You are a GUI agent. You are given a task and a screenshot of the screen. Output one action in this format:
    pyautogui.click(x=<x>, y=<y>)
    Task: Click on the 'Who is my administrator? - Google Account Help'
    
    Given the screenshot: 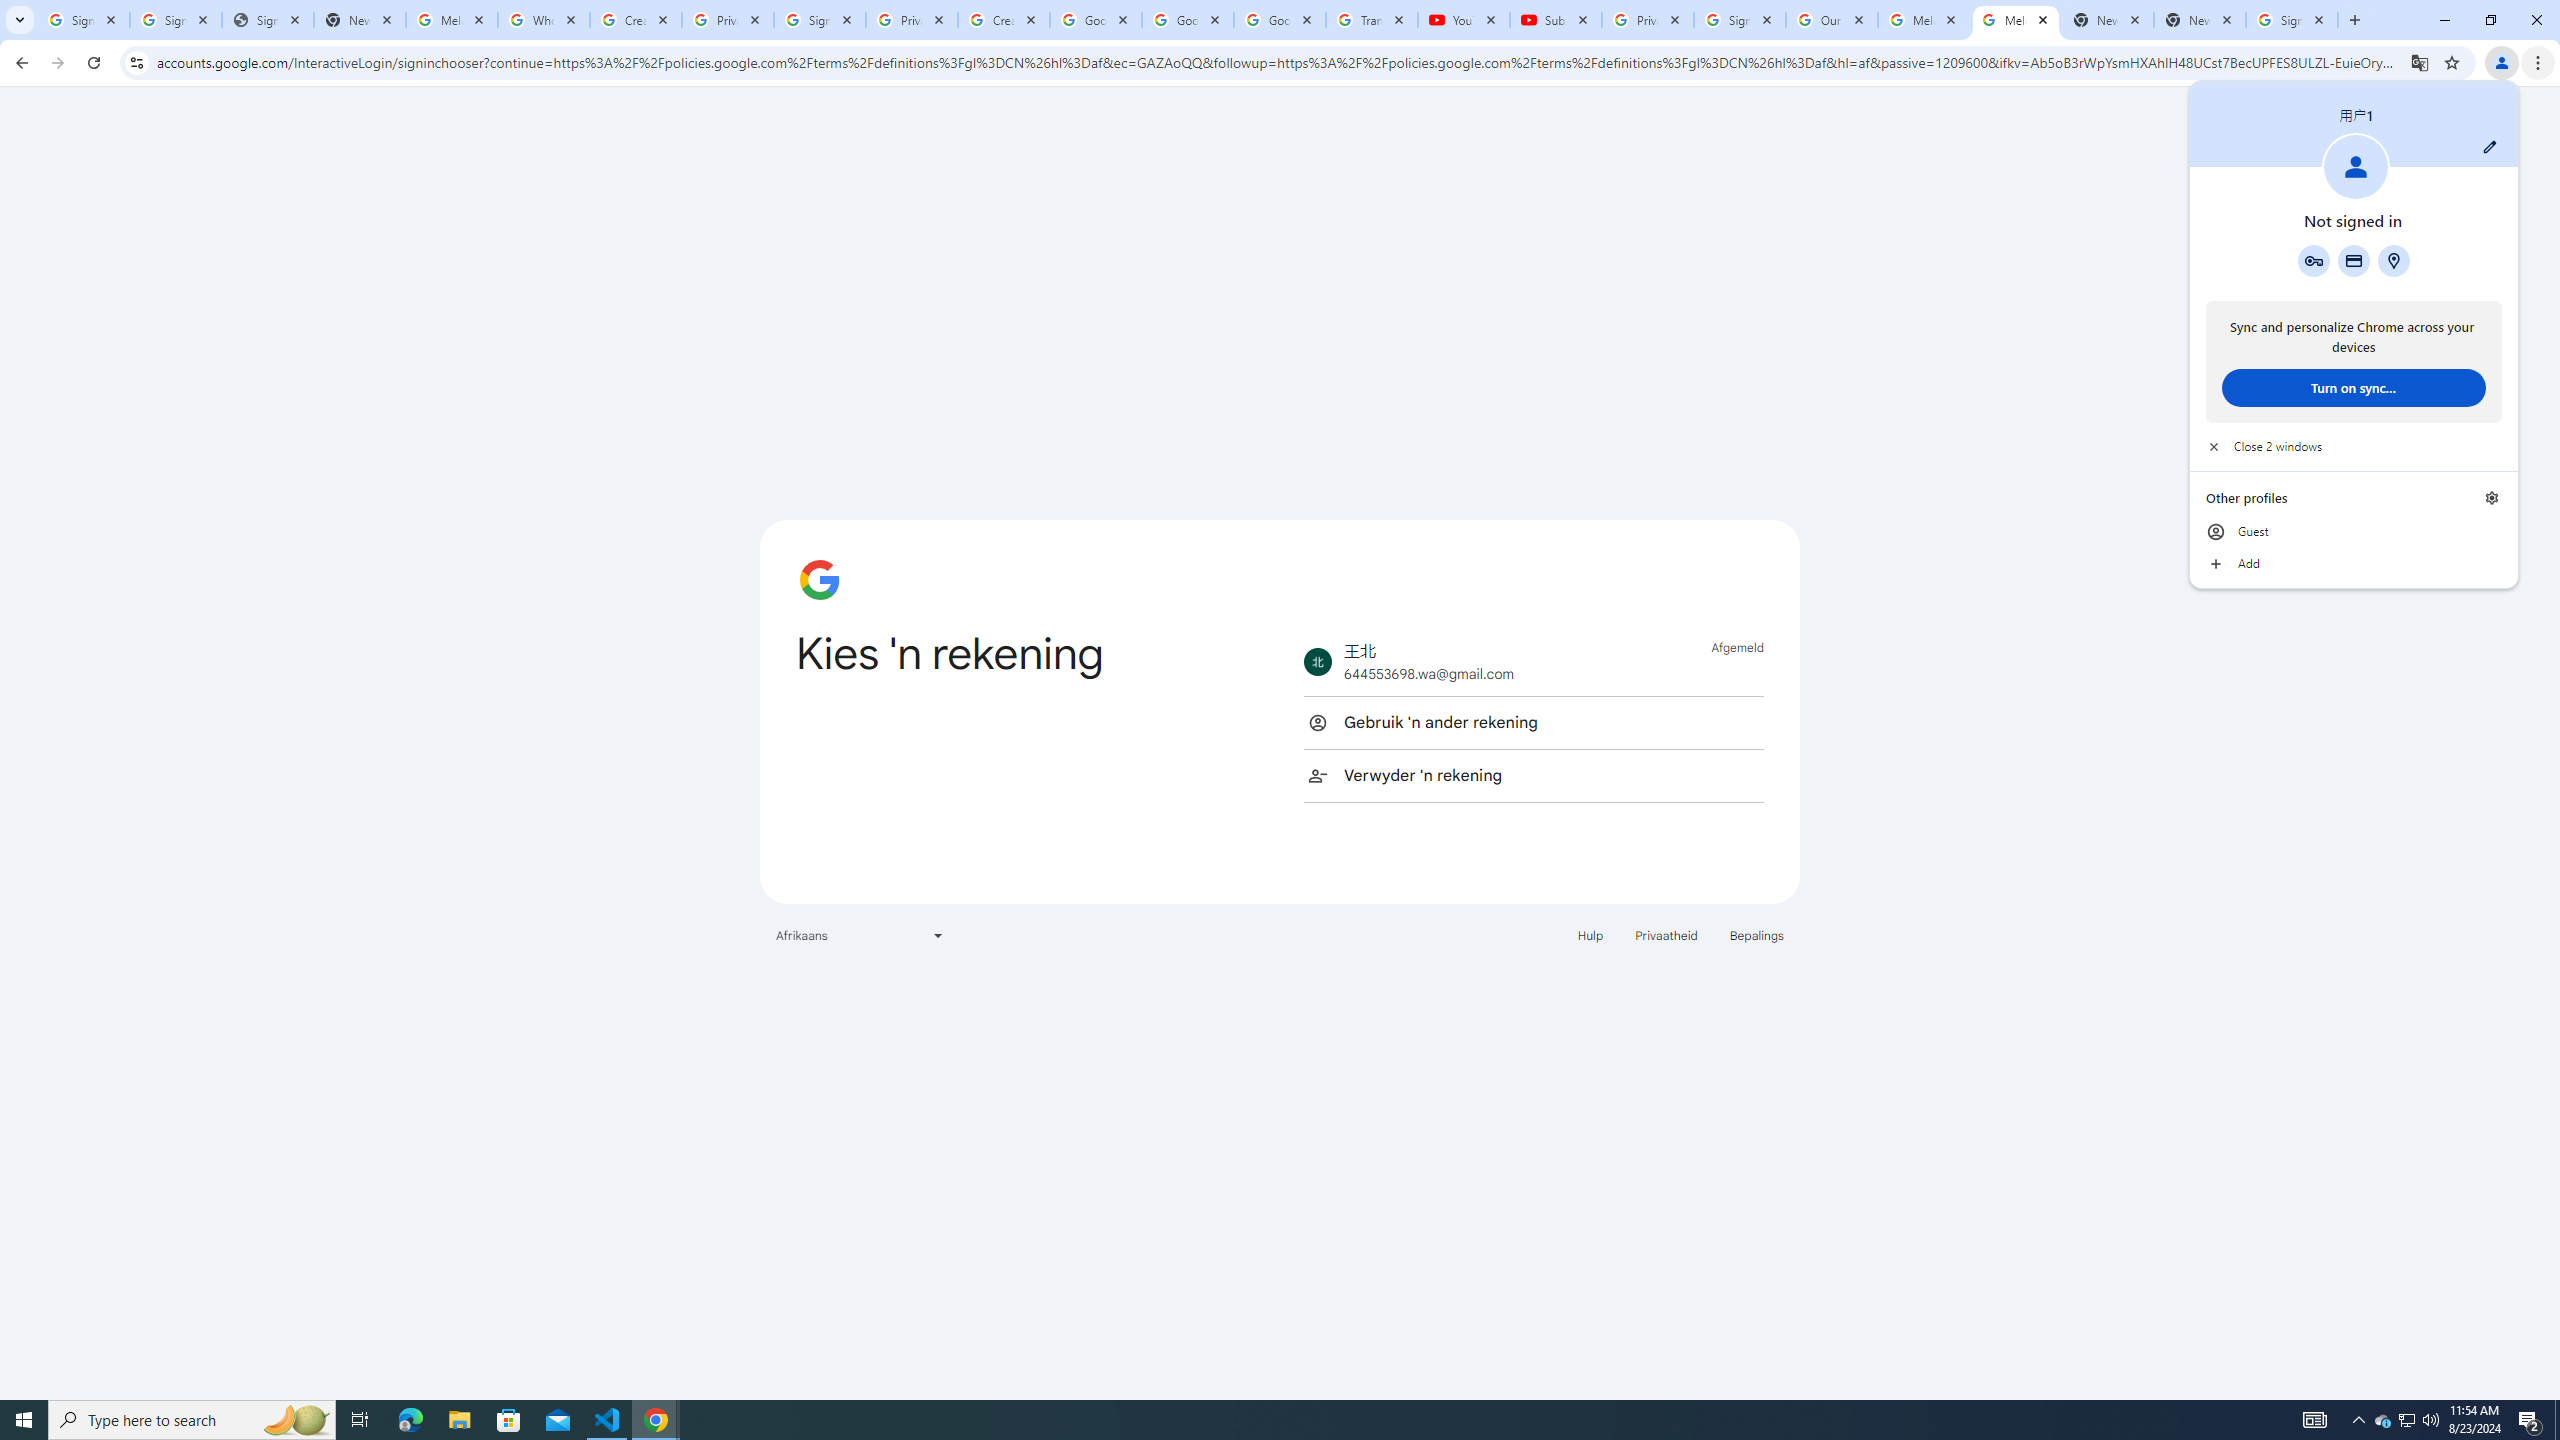 What is the action you would take?
    pyautogui.click(x=543, y=19)
    